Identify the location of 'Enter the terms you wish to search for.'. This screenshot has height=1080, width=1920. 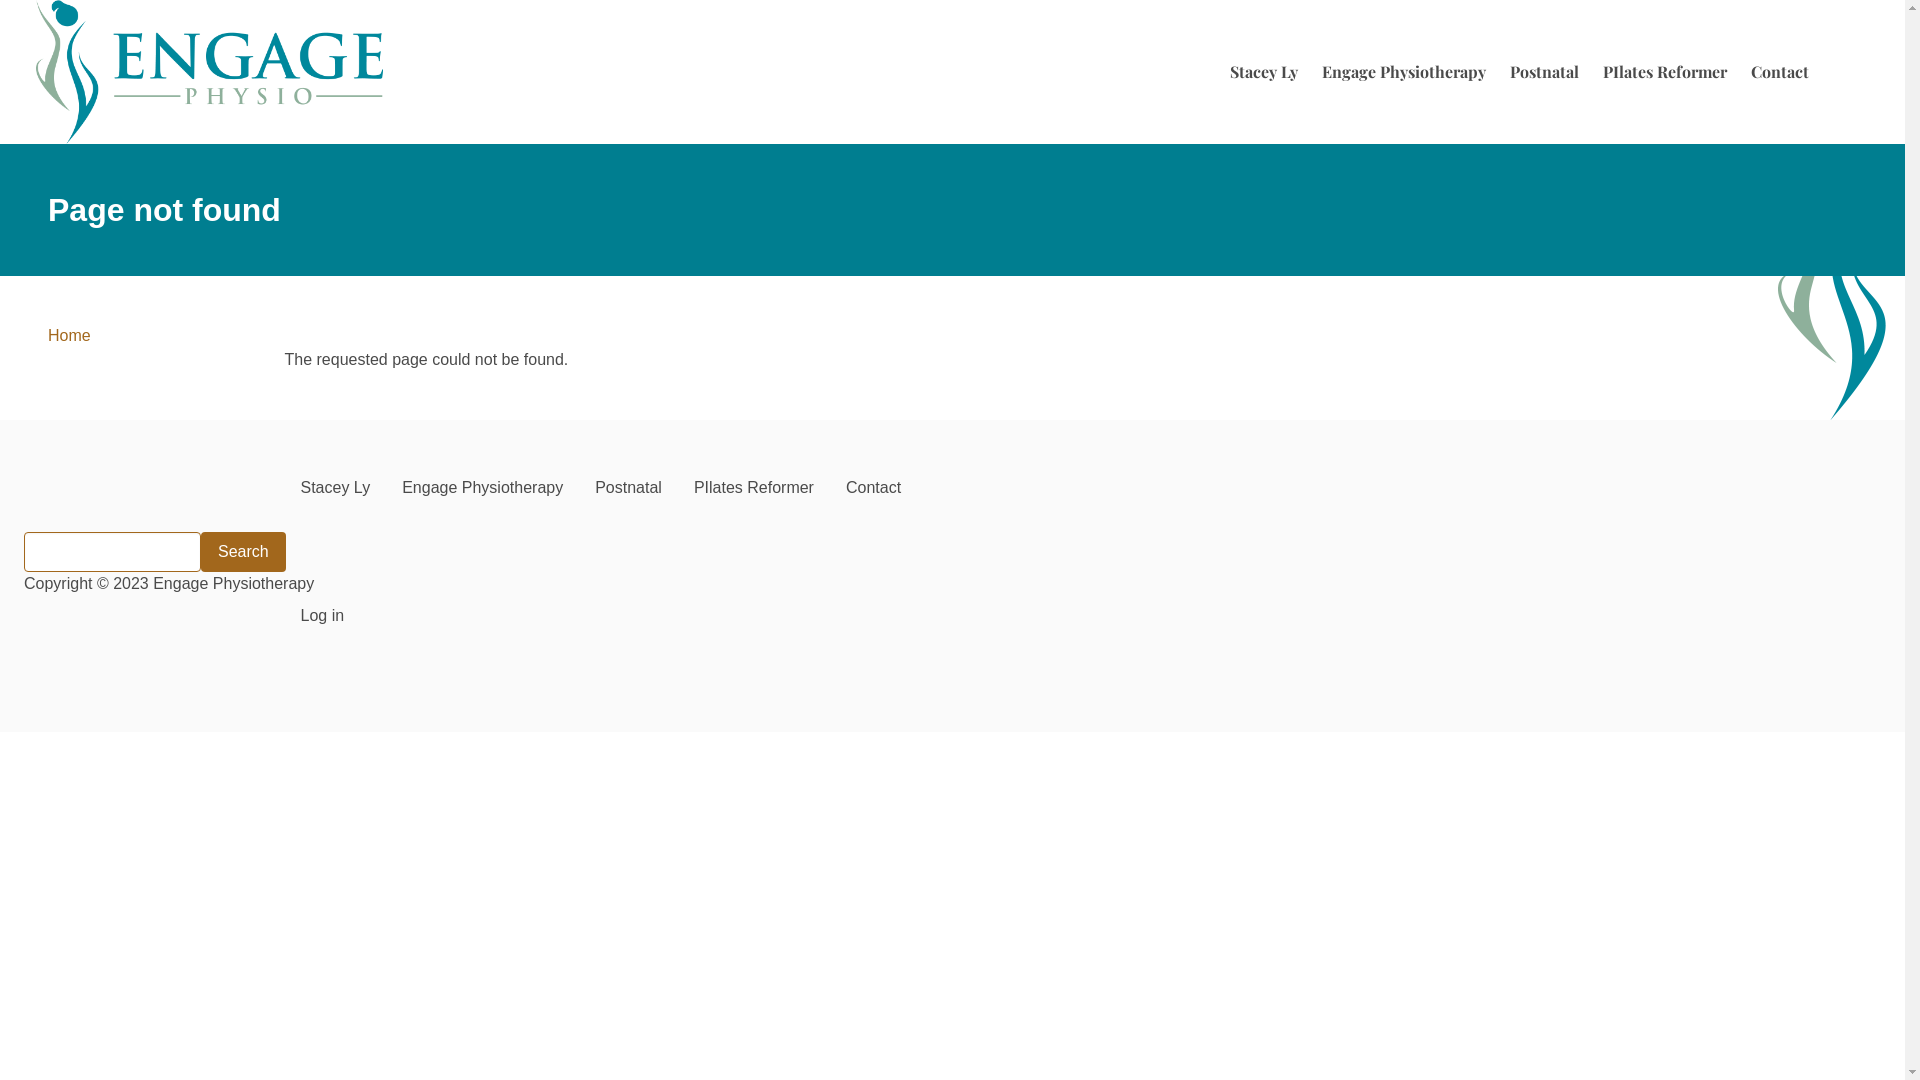
(111, 551).